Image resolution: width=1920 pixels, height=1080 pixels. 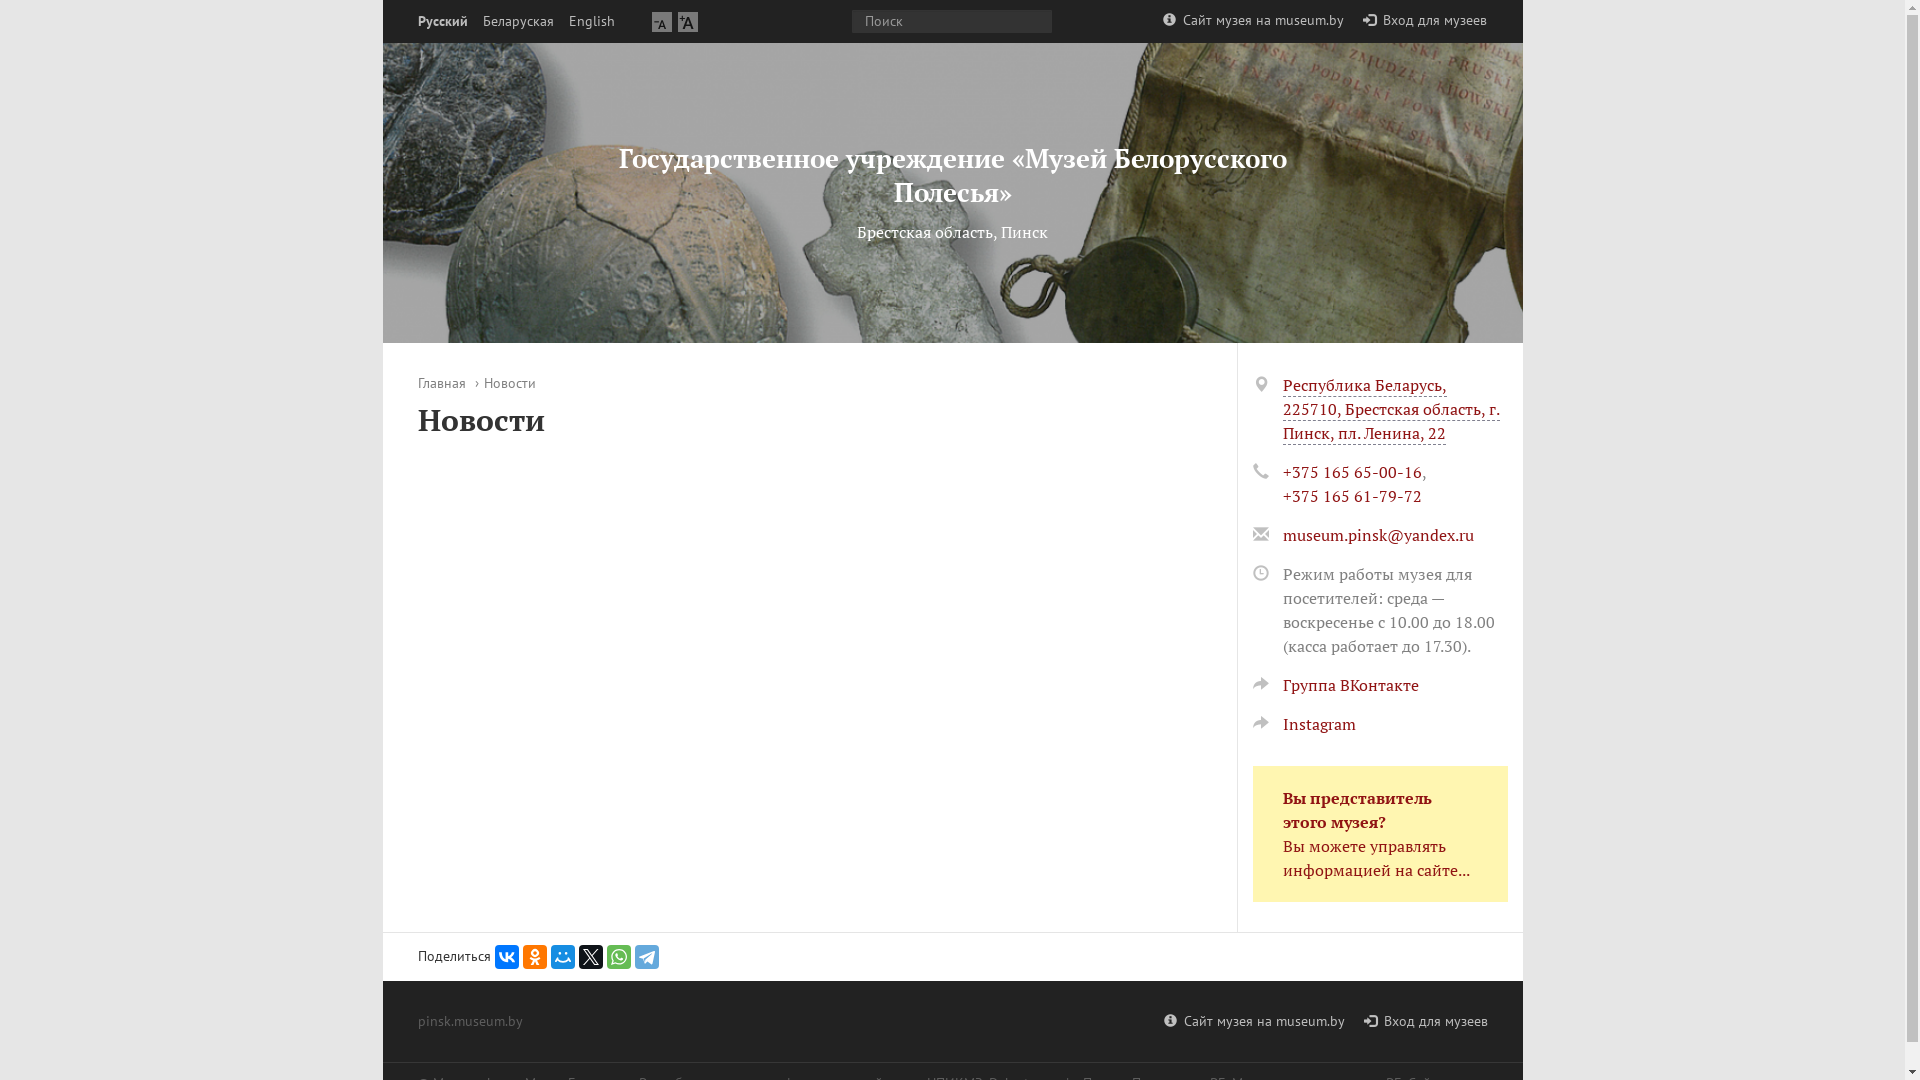 What do you see at coordinates (576, 955) in the screenshot?
I see `'Twitter'` at bounding box center [576, 955].